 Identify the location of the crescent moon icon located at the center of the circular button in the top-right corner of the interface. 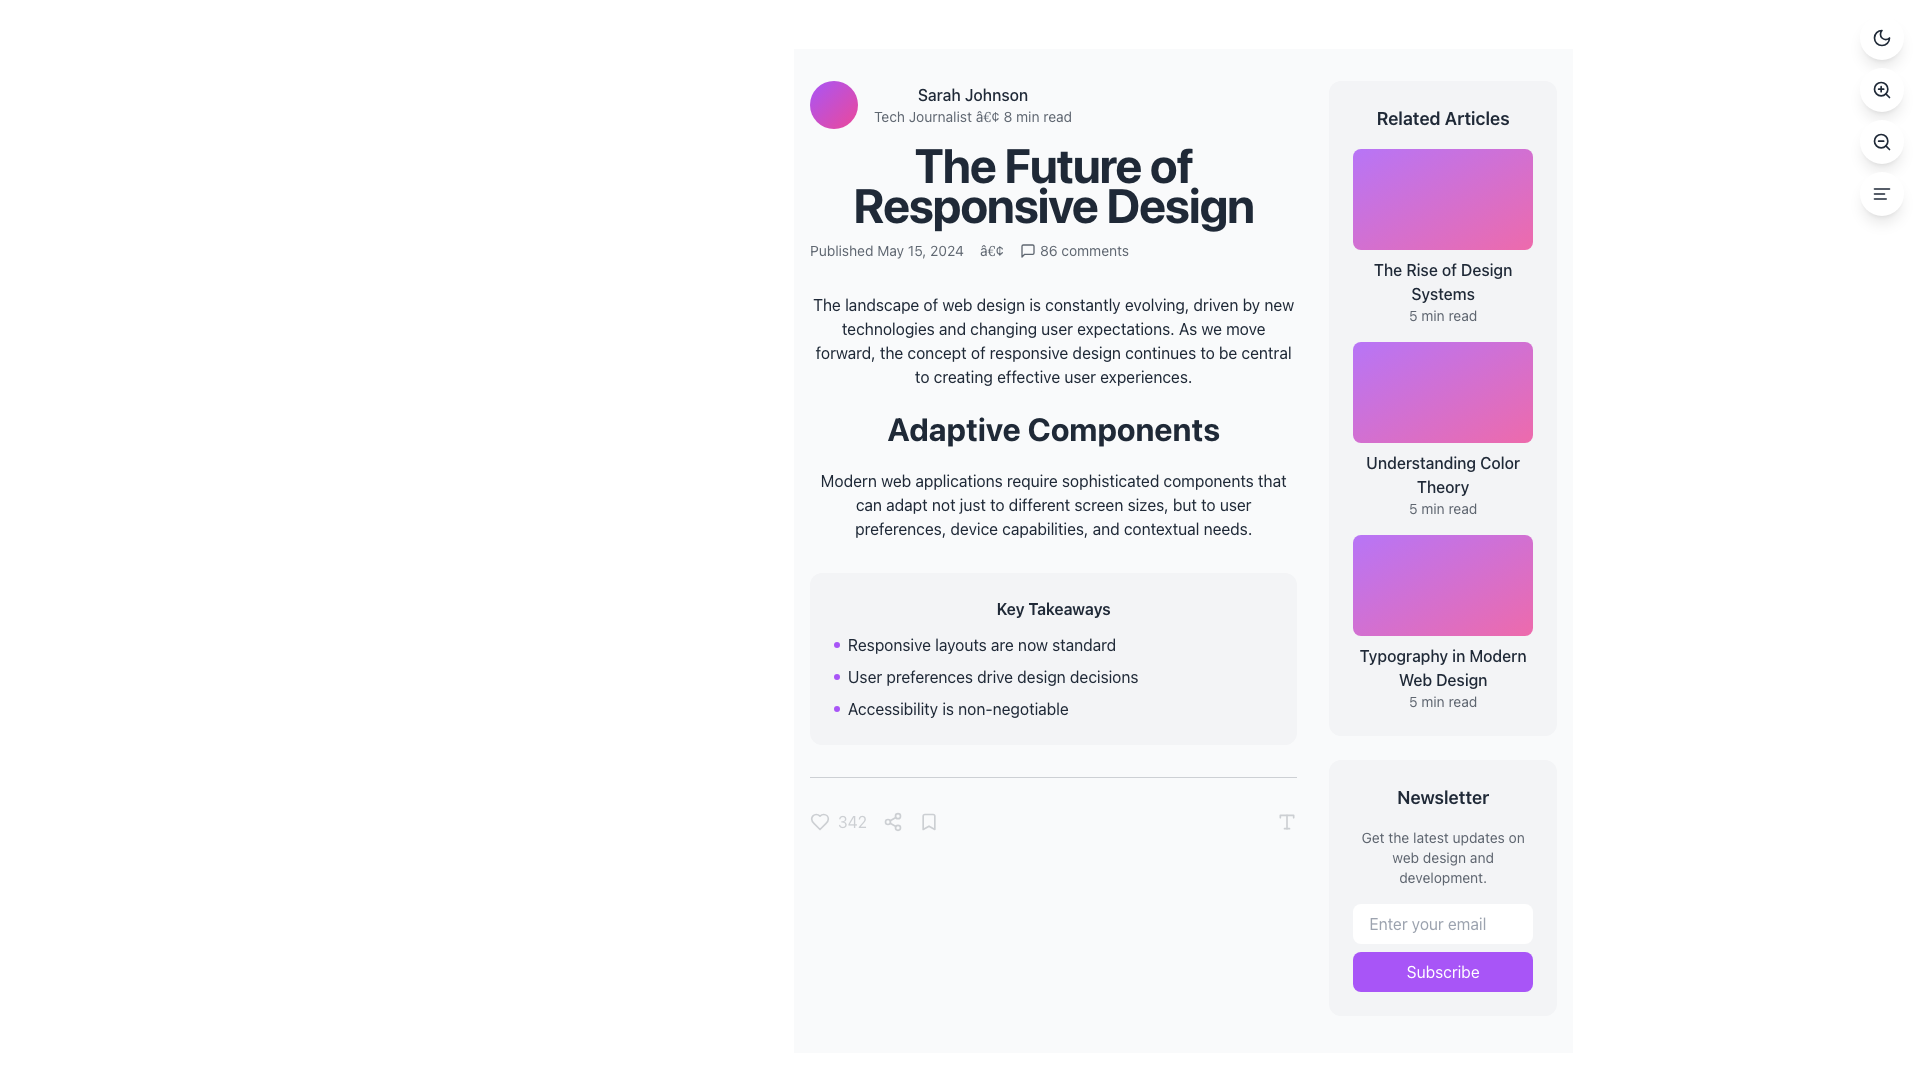
(1880, 38).